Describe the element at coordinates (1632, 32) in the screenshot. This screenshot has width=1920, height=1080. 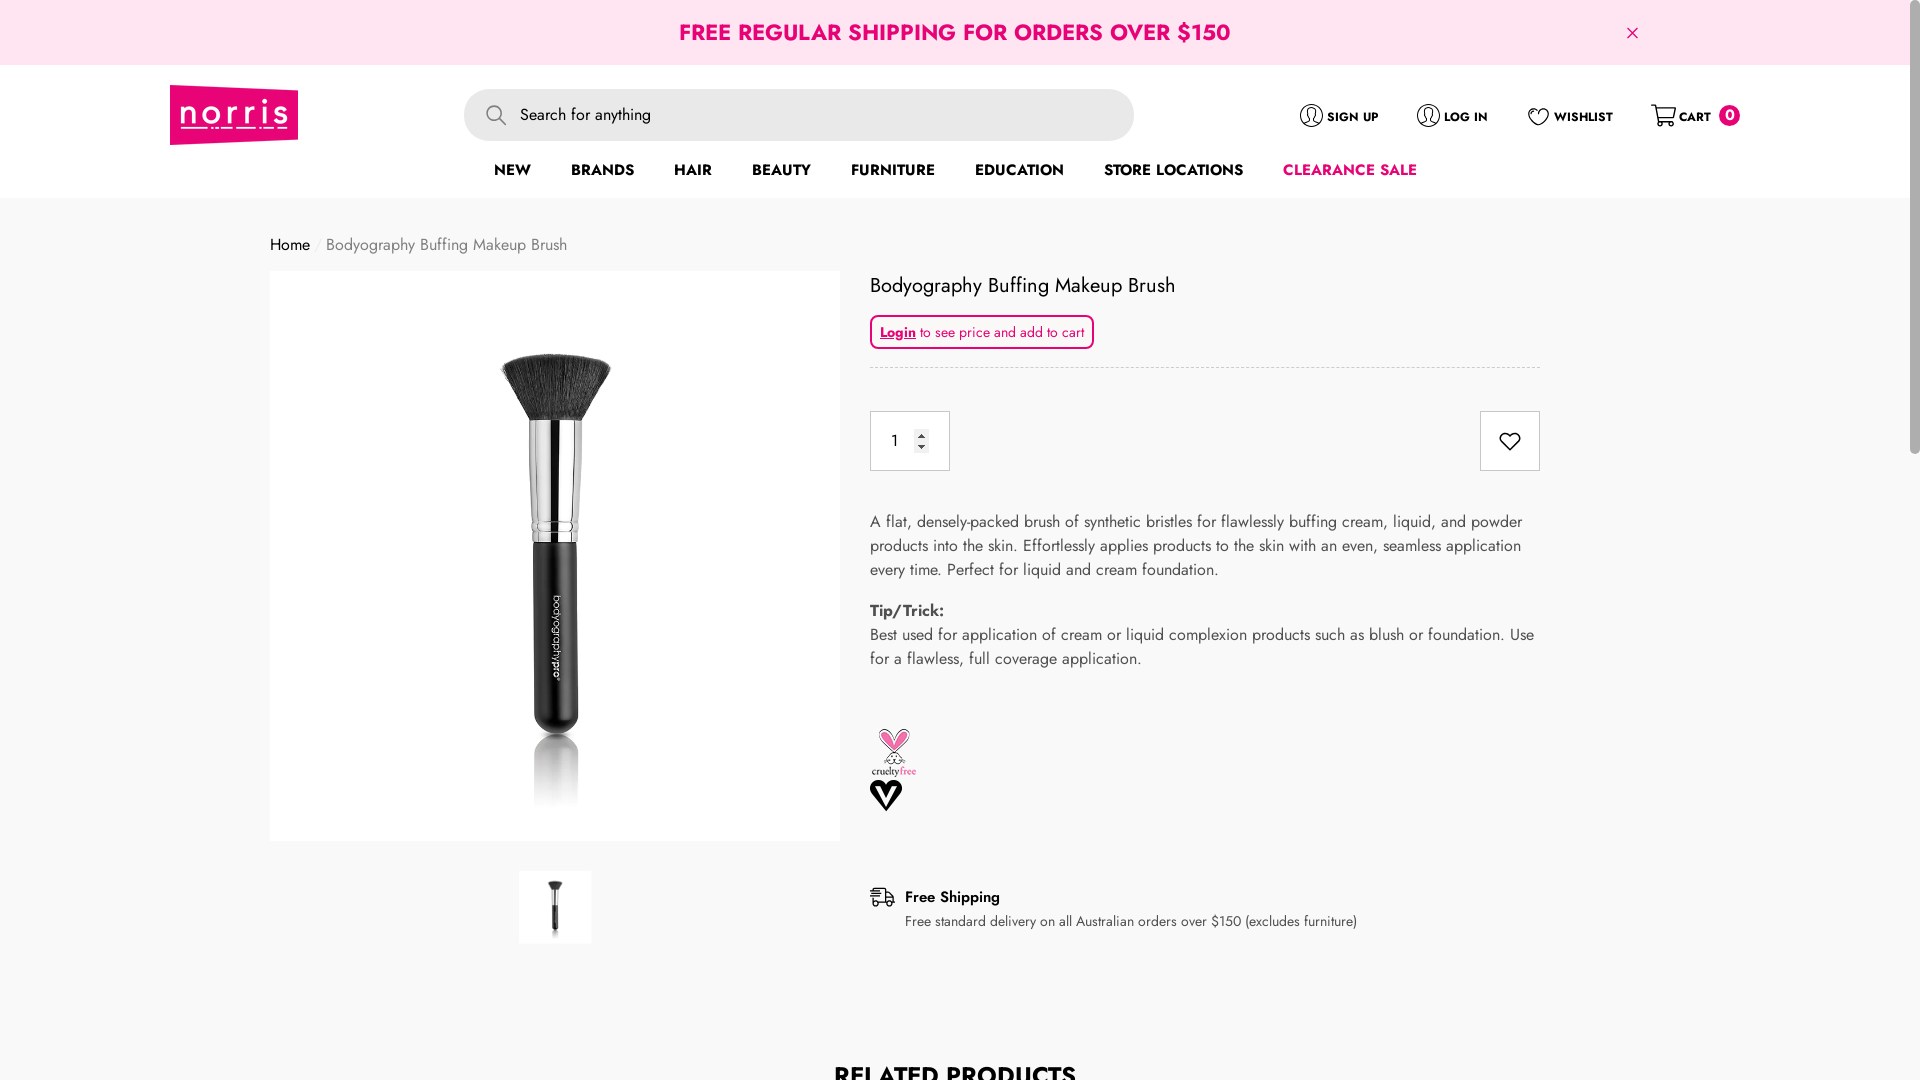
I see `'Close'` at that location.